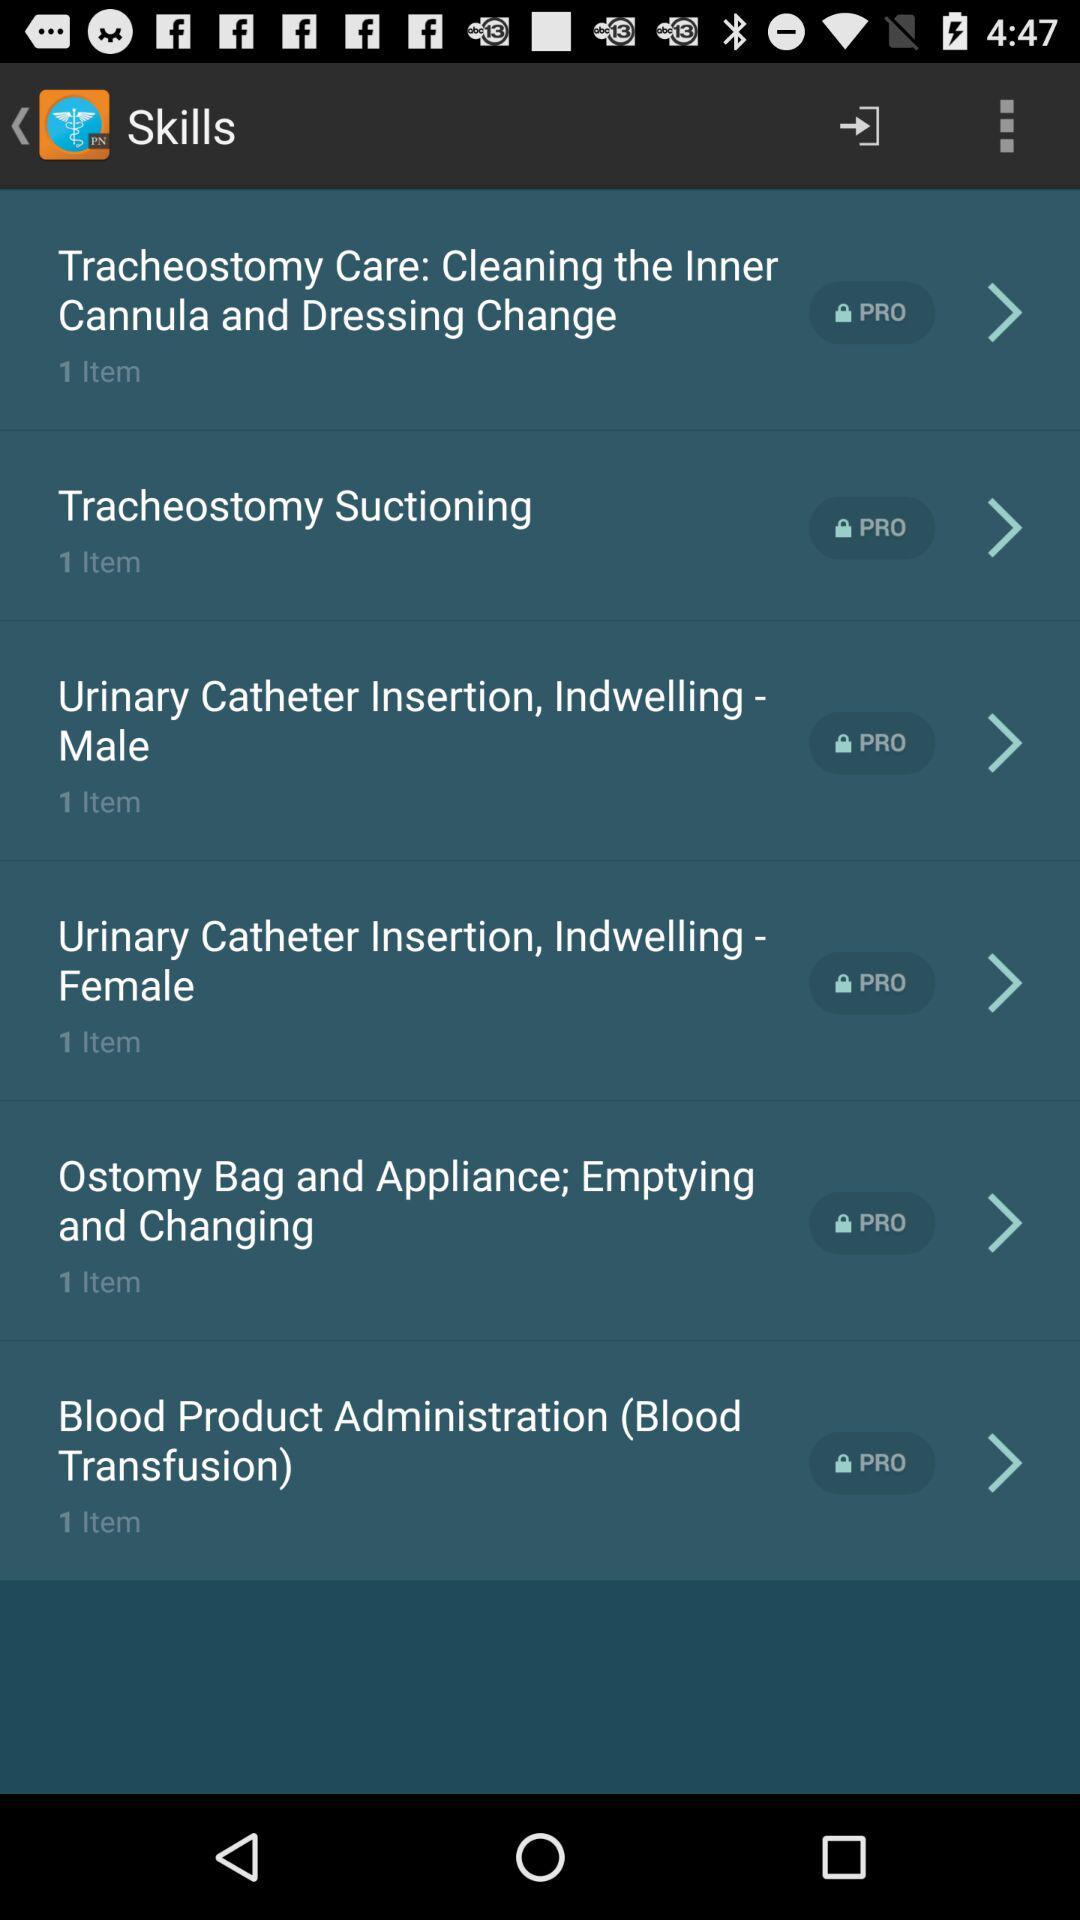 Image resolution: width=1080 pixels, height=1920 pixels. What do you see at coordinates (871, 528) in the screenshot?
I see `upgrade to pro to unlock` at bounding box center [871, 528].